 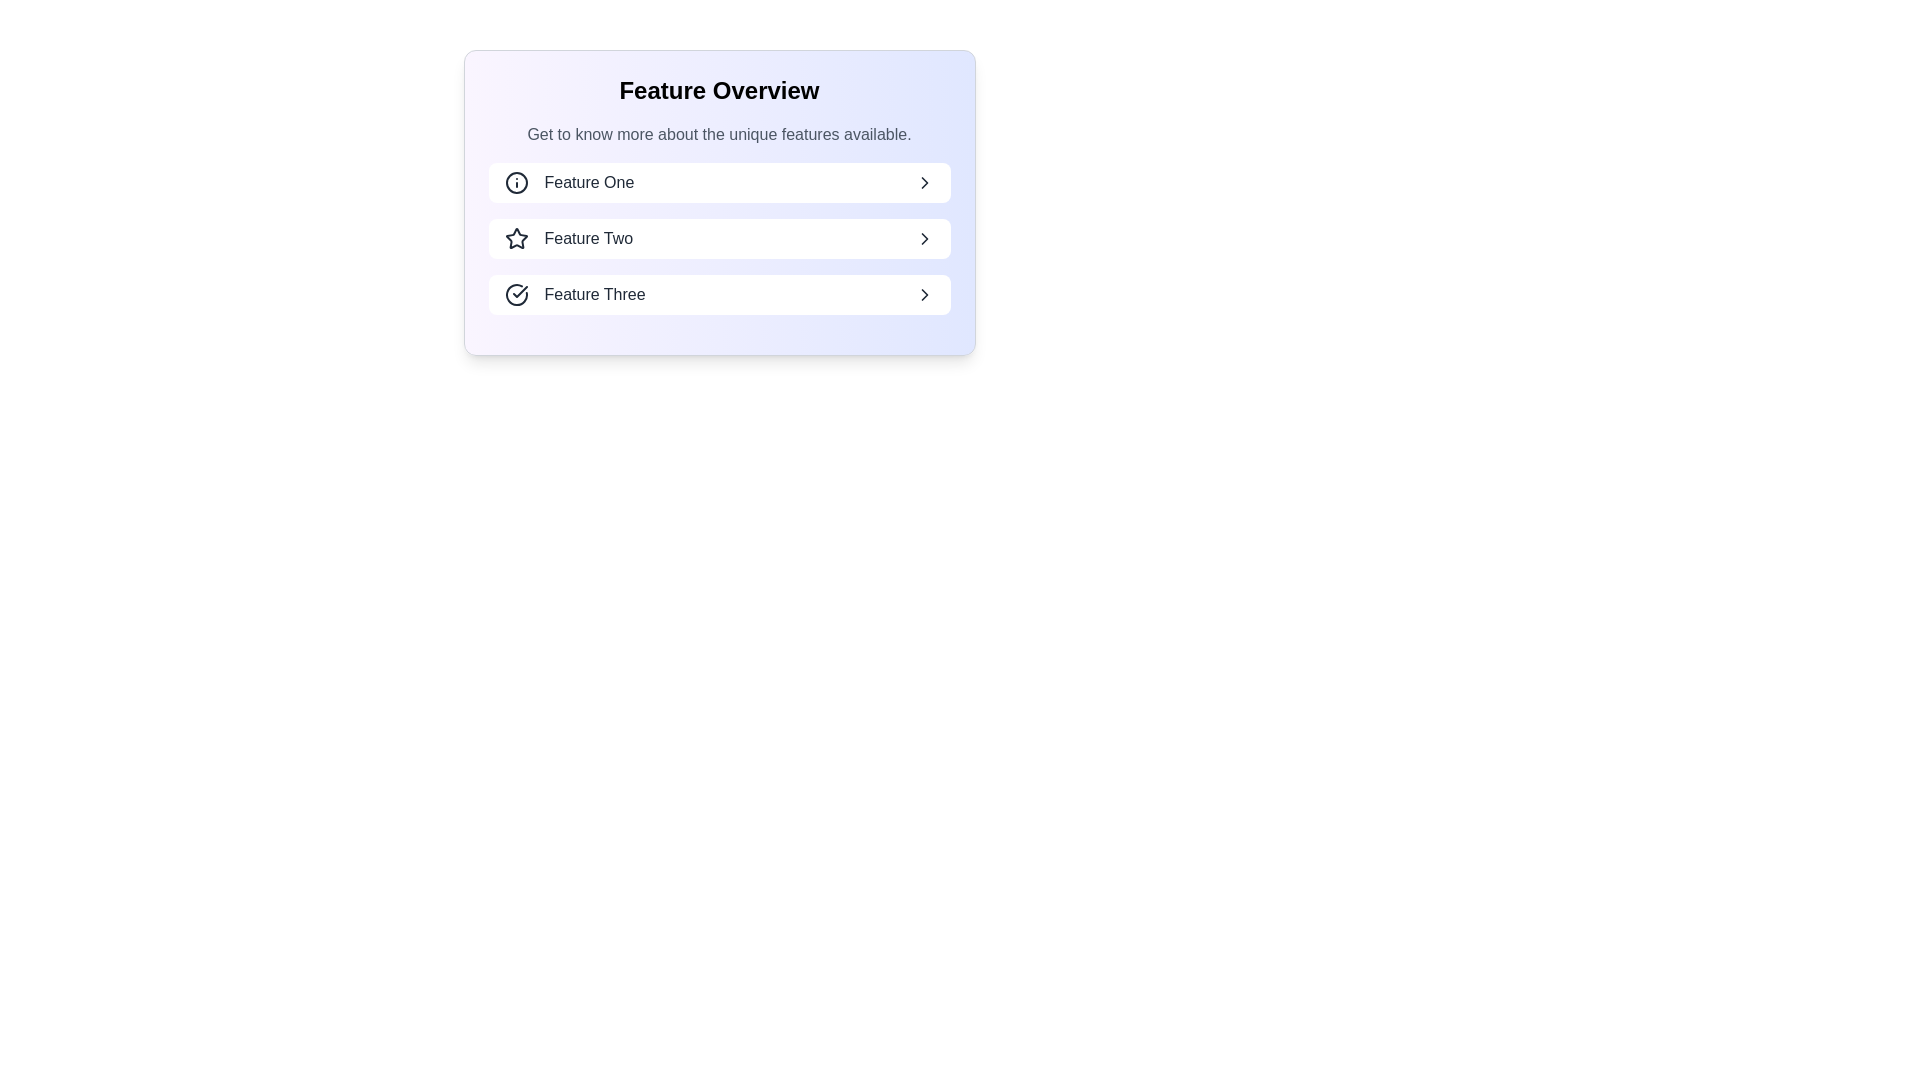 I want to click on the SVG circle within the information icon located to the left of the 'Feature One' text label in the 'Feature Overview' section, so click(x=516, y=182).